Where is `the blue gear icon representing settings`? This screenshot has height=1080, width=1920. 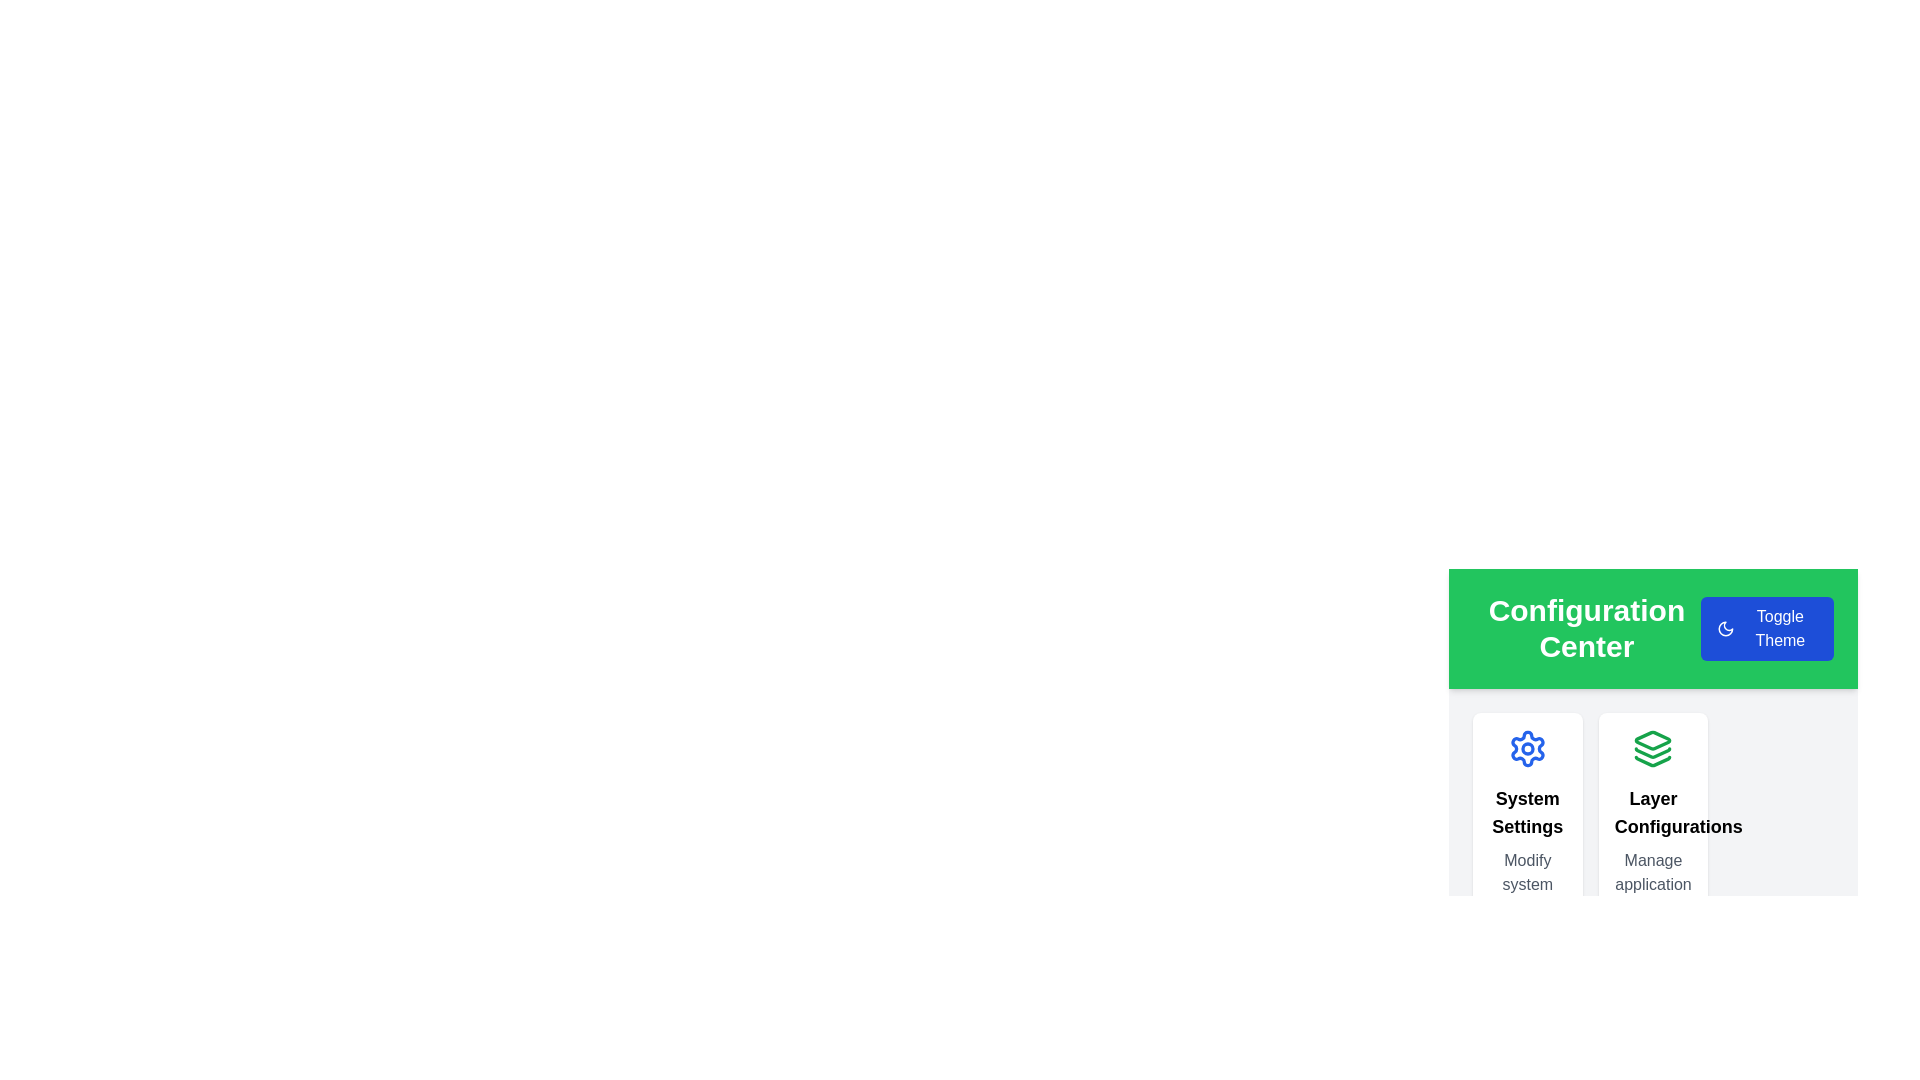 the blue gear icon representing settings is located at coordinates (1526, 748).